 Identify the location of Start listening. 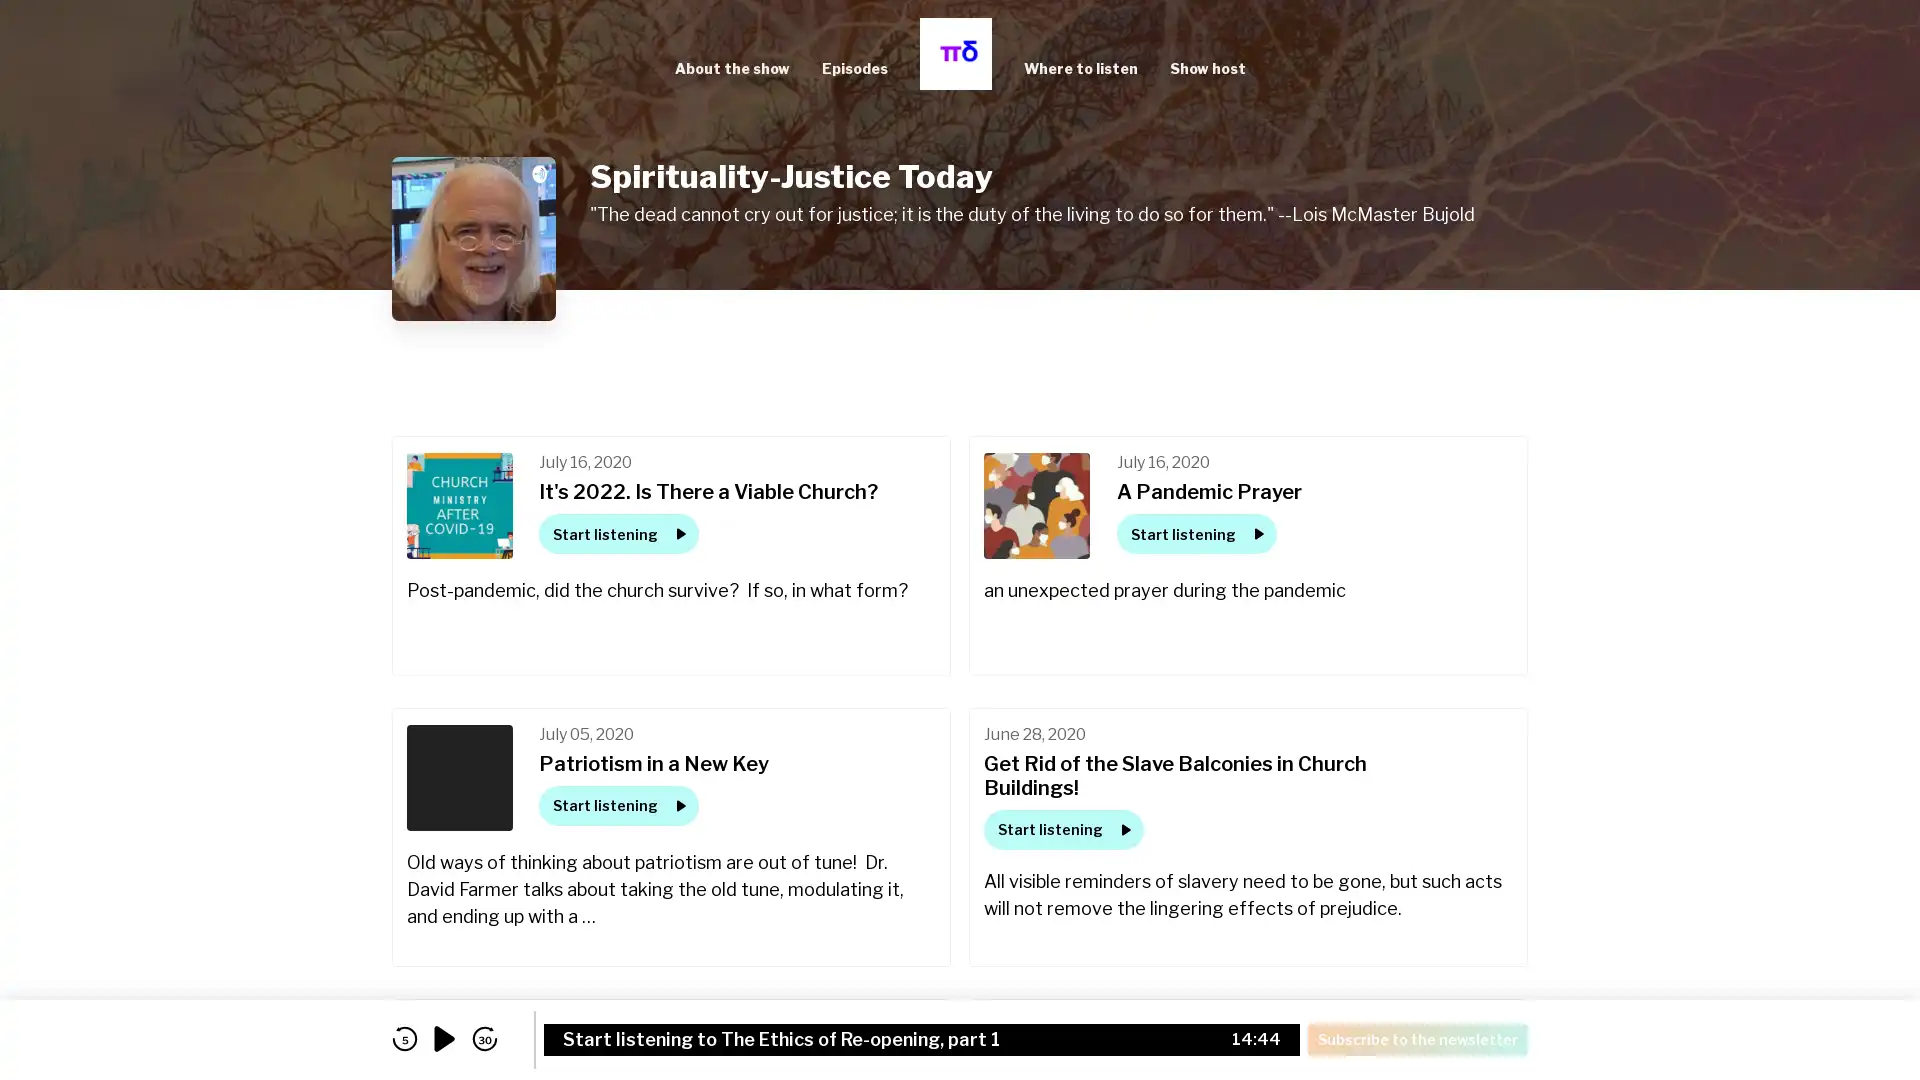
(618, 532).